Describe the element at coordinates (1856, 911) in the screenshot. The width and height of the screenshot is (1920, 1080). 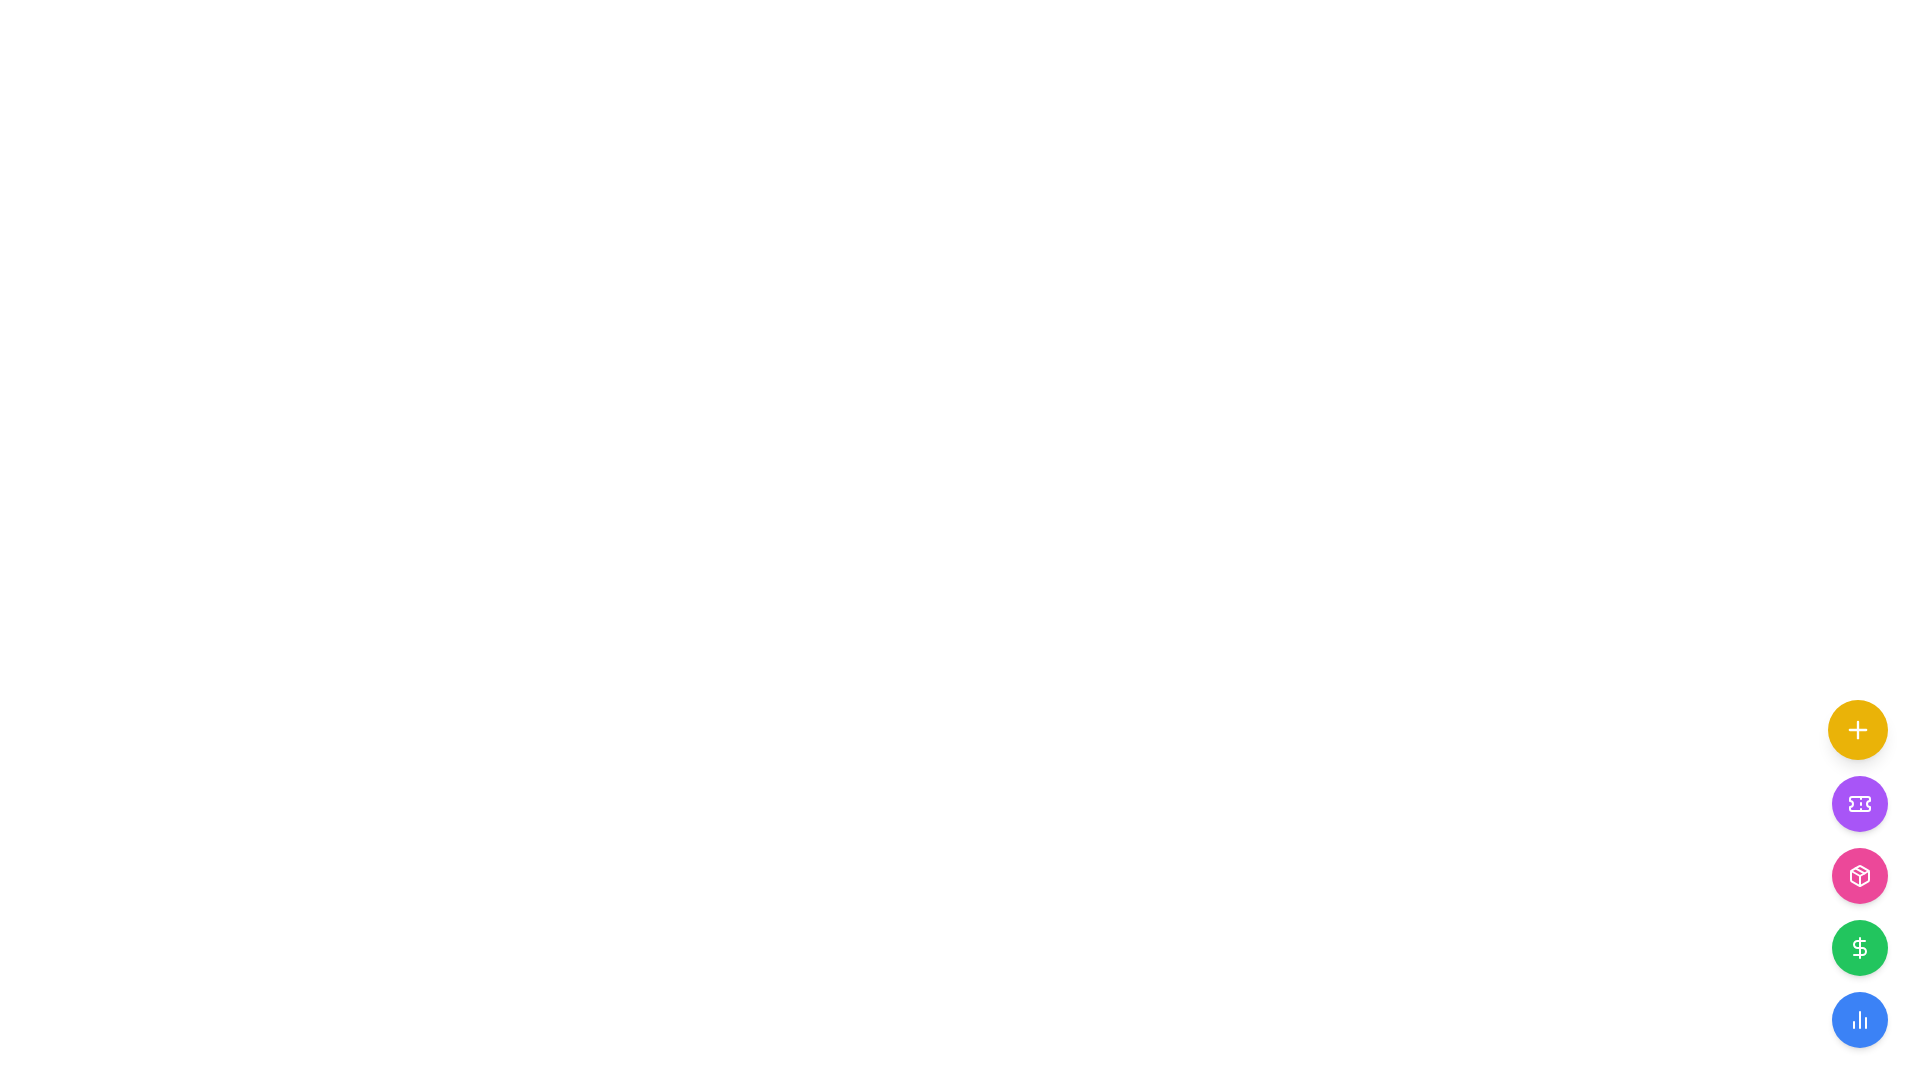
I see `the sales-related features button, which is the third circular button in a vertical arrangement of four, located near the bottom-right corner of the interface` at that location.